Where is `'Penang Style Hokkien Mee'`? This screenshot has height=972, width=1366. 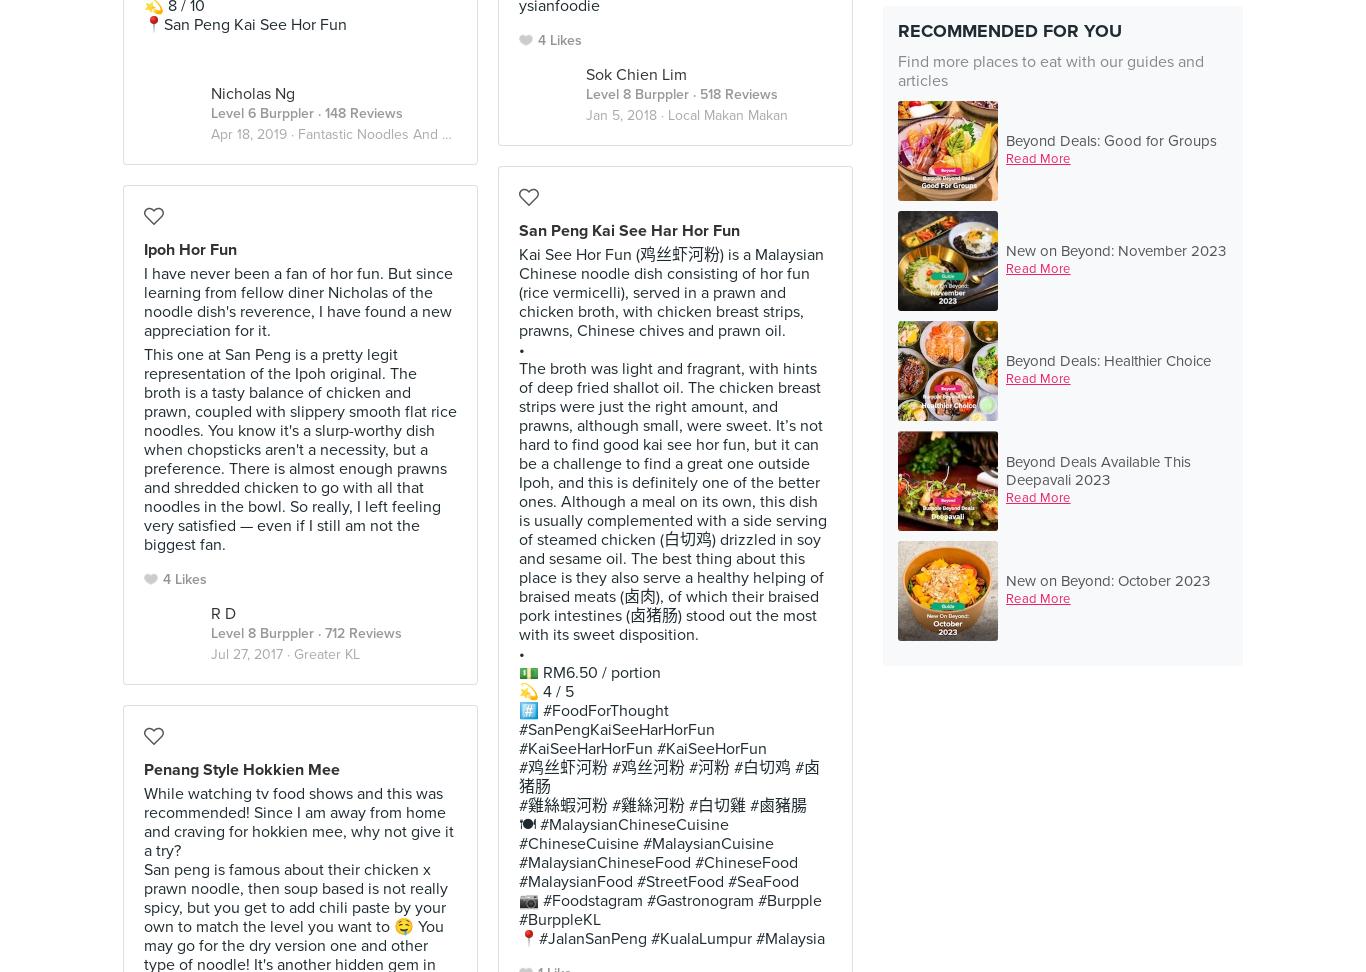
'Penang Style Hokkien Mee' is located at coordinates (242, 769).